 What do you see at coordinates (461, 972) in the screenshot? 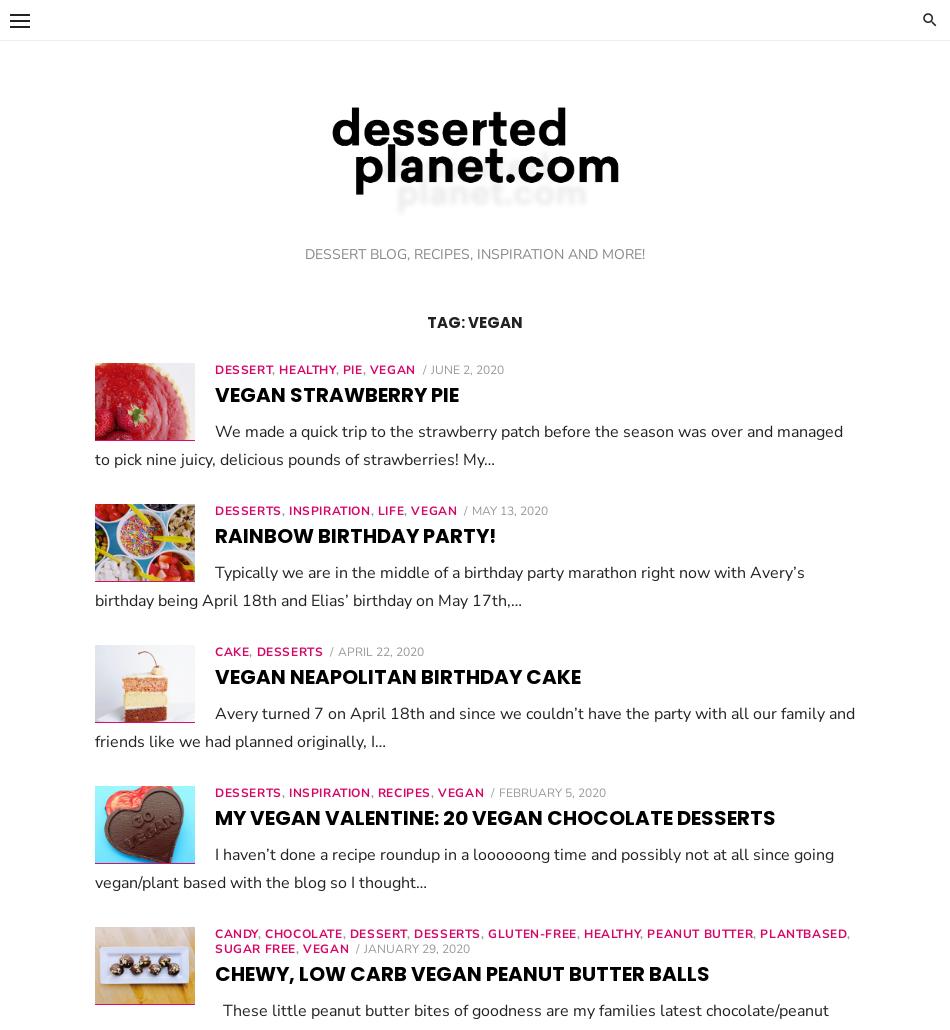
I see `'Chewy, Low Carb Vegan Peanut Butter Balls'` at bounding box center [461, 972].